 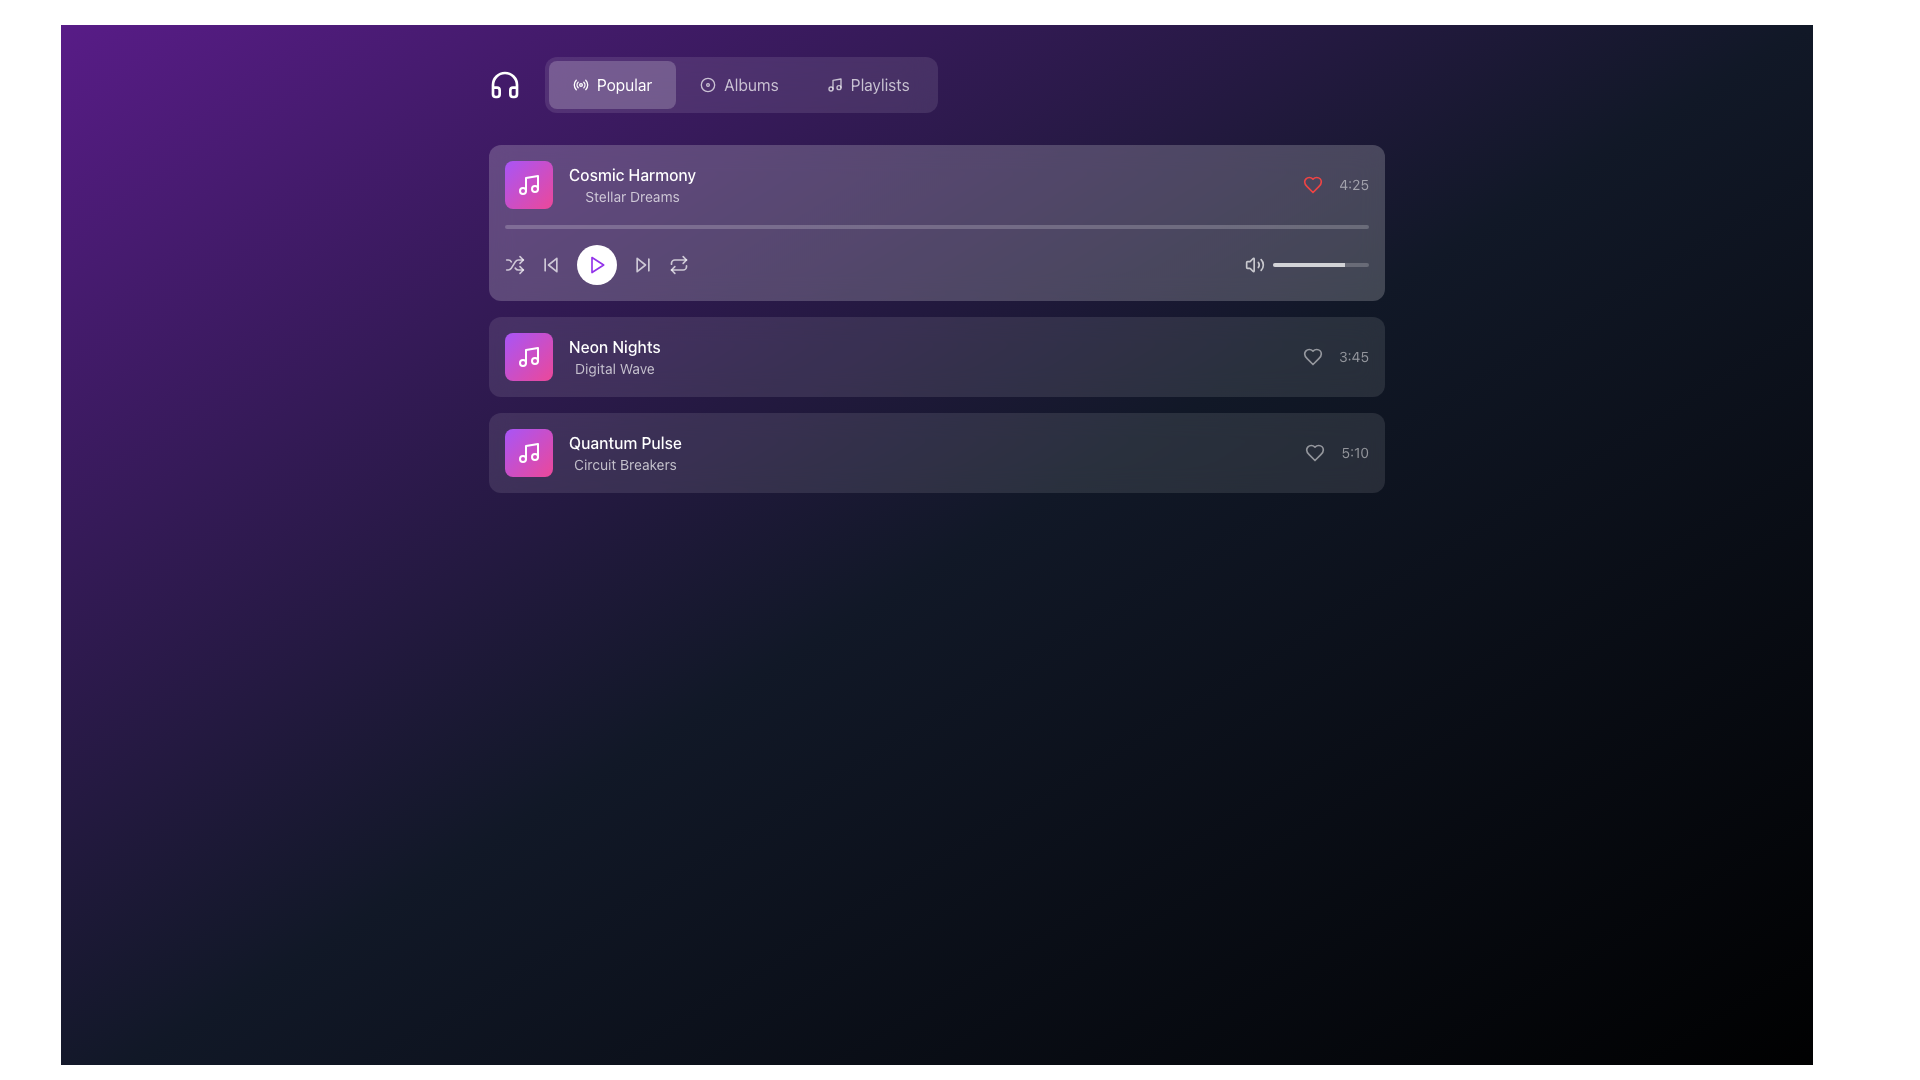 I want to click on the heart-shaped like button located to the far left of the text displaying '3:45' in the second section of the music tracks list, so click(x=1313, y=356).